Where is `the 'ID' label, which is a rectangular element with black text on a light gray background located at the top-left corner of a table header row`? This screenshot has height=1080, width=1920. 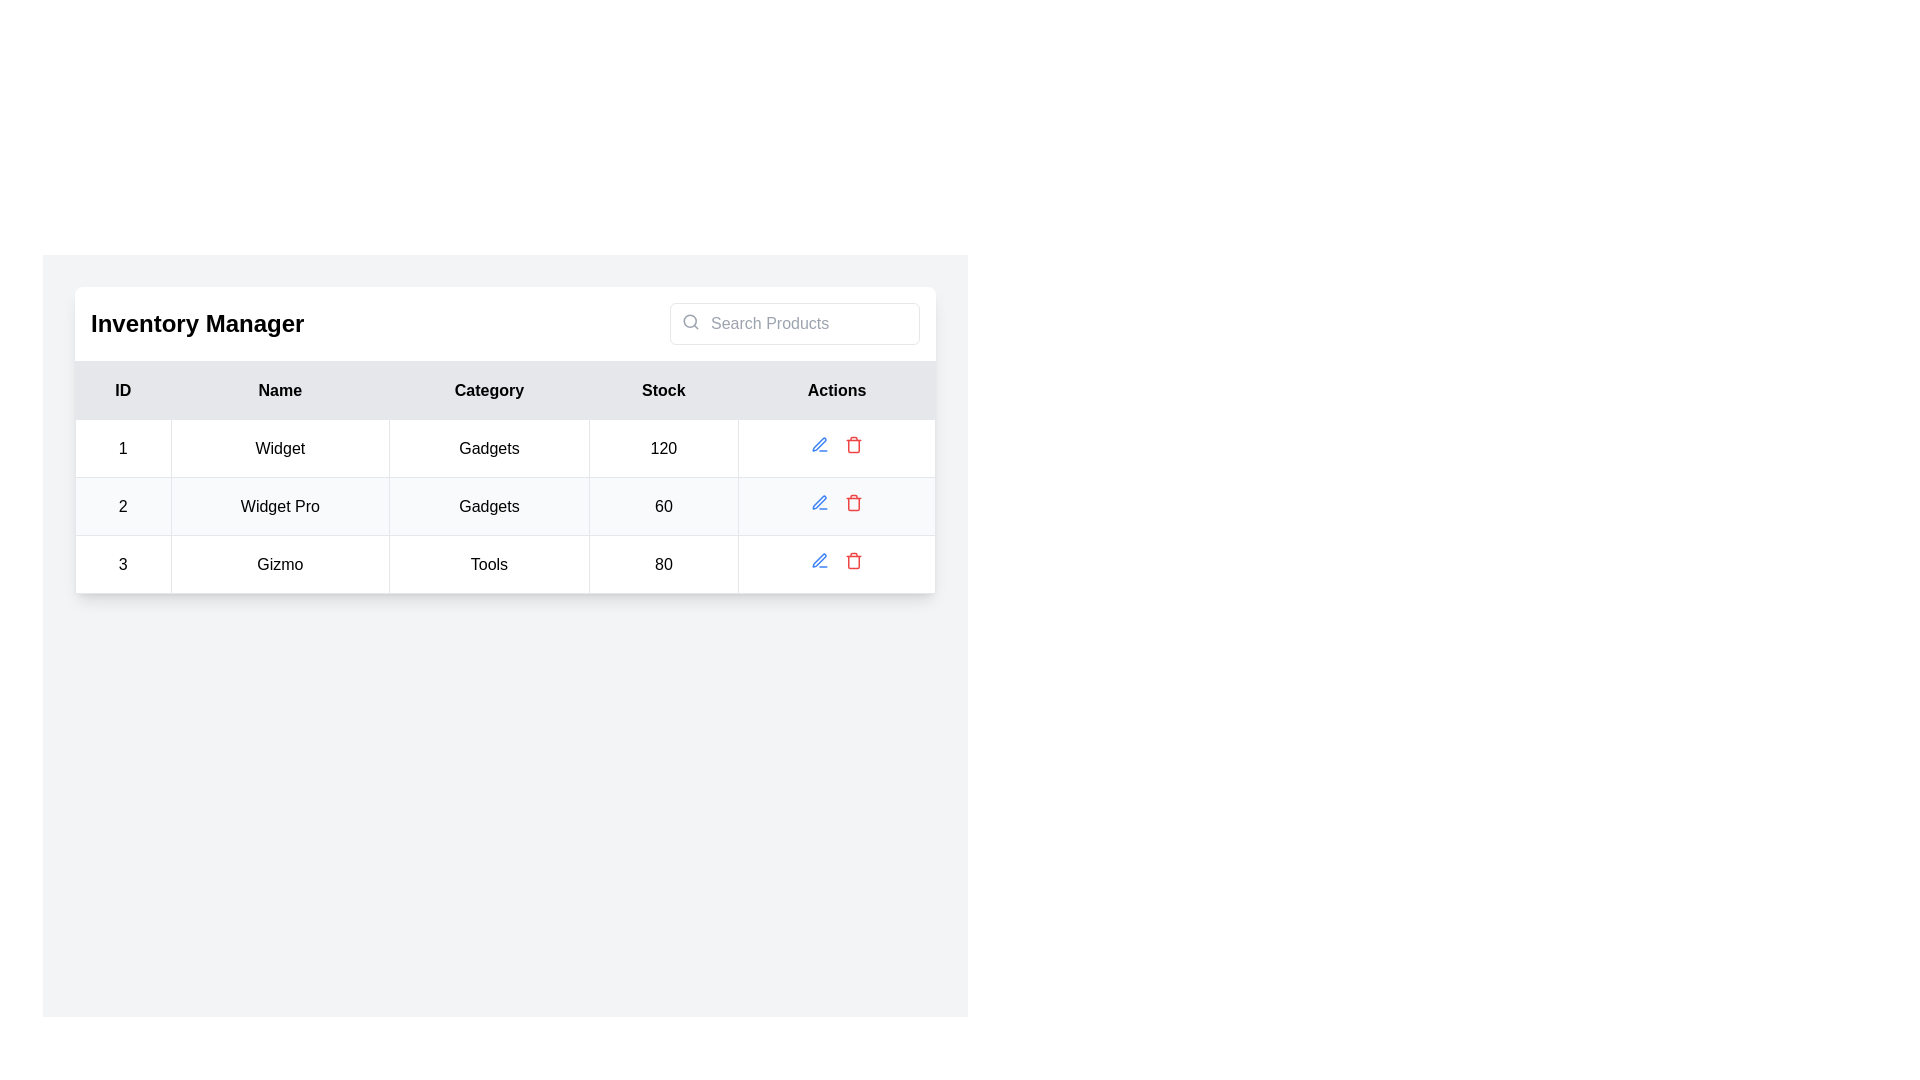
the 'ID' label, which is a rectangular element with black text on a light gray background located at the top-left corner of a table header row is located at coordinates (122, 390).